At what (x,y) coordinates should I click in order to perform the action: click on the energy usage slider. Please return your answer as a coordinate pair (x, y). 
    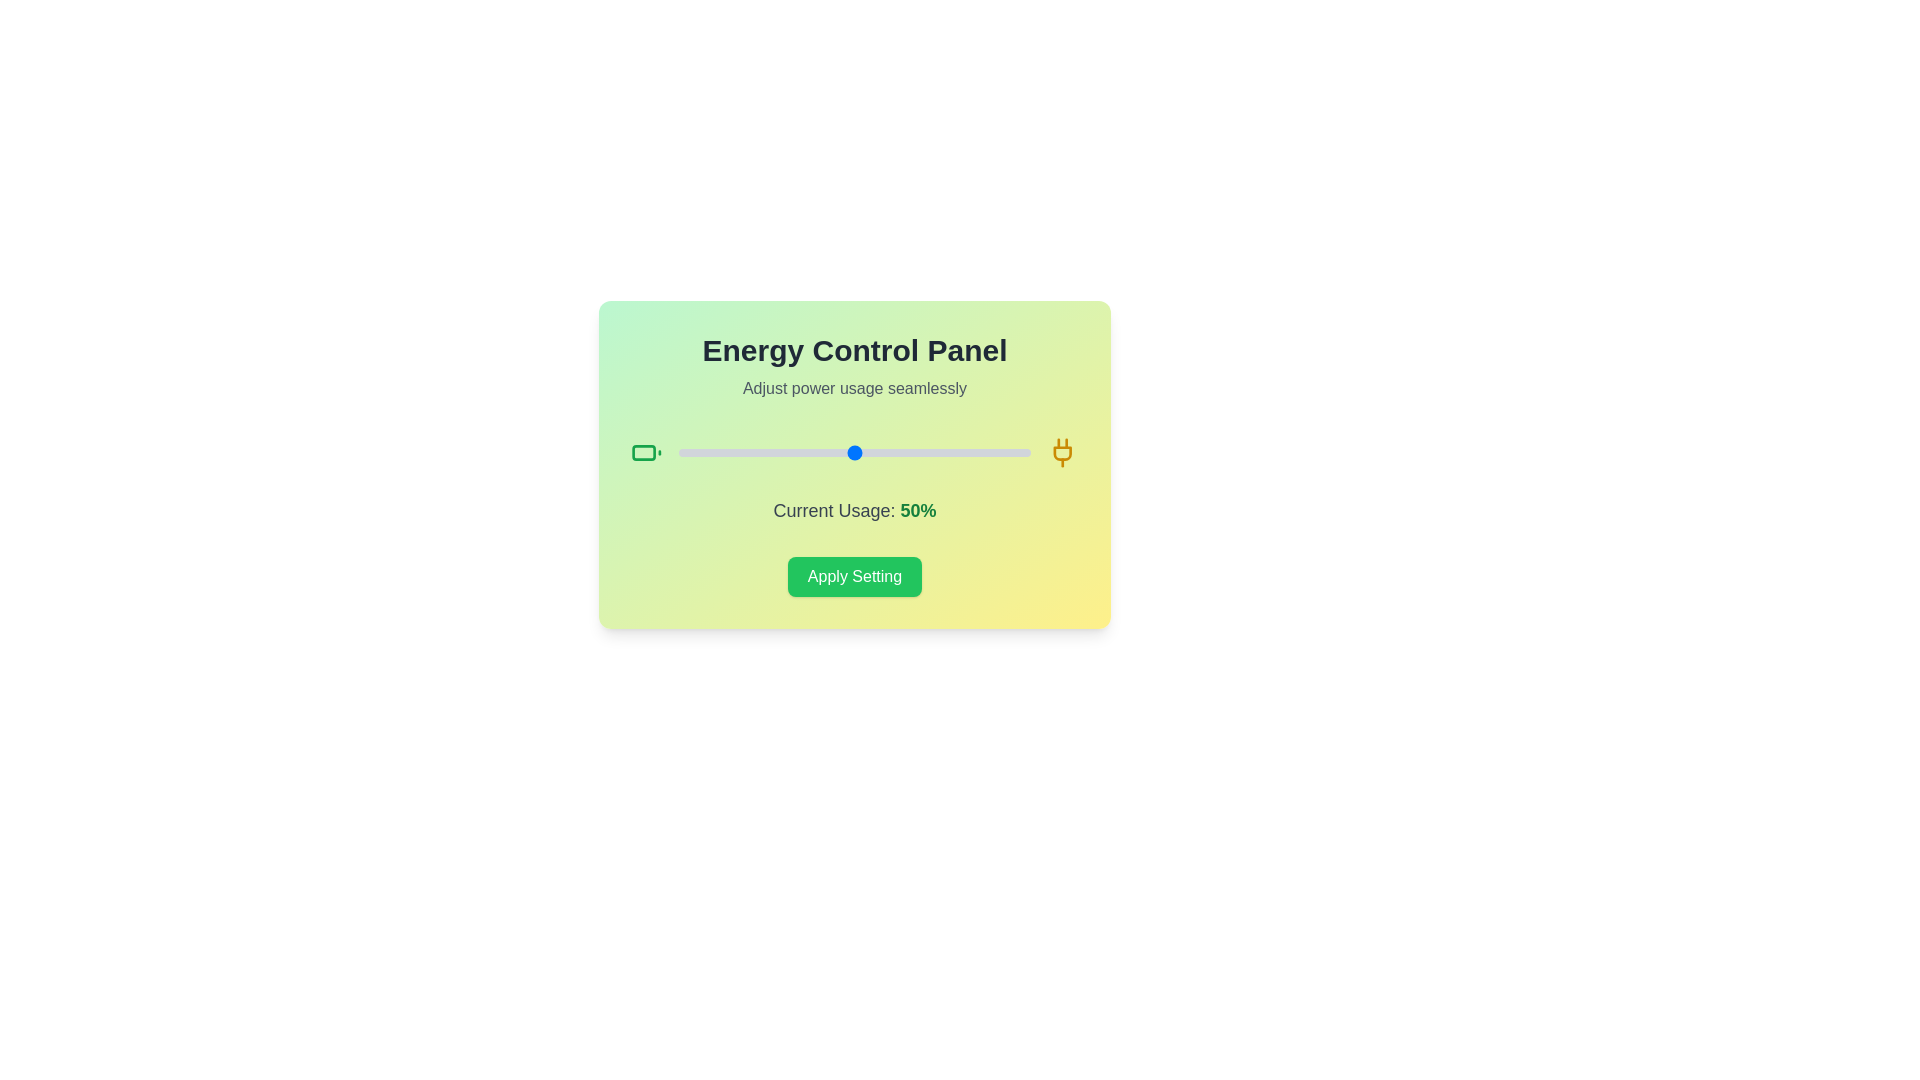
    Looking at the image, I should click on (776, 452).